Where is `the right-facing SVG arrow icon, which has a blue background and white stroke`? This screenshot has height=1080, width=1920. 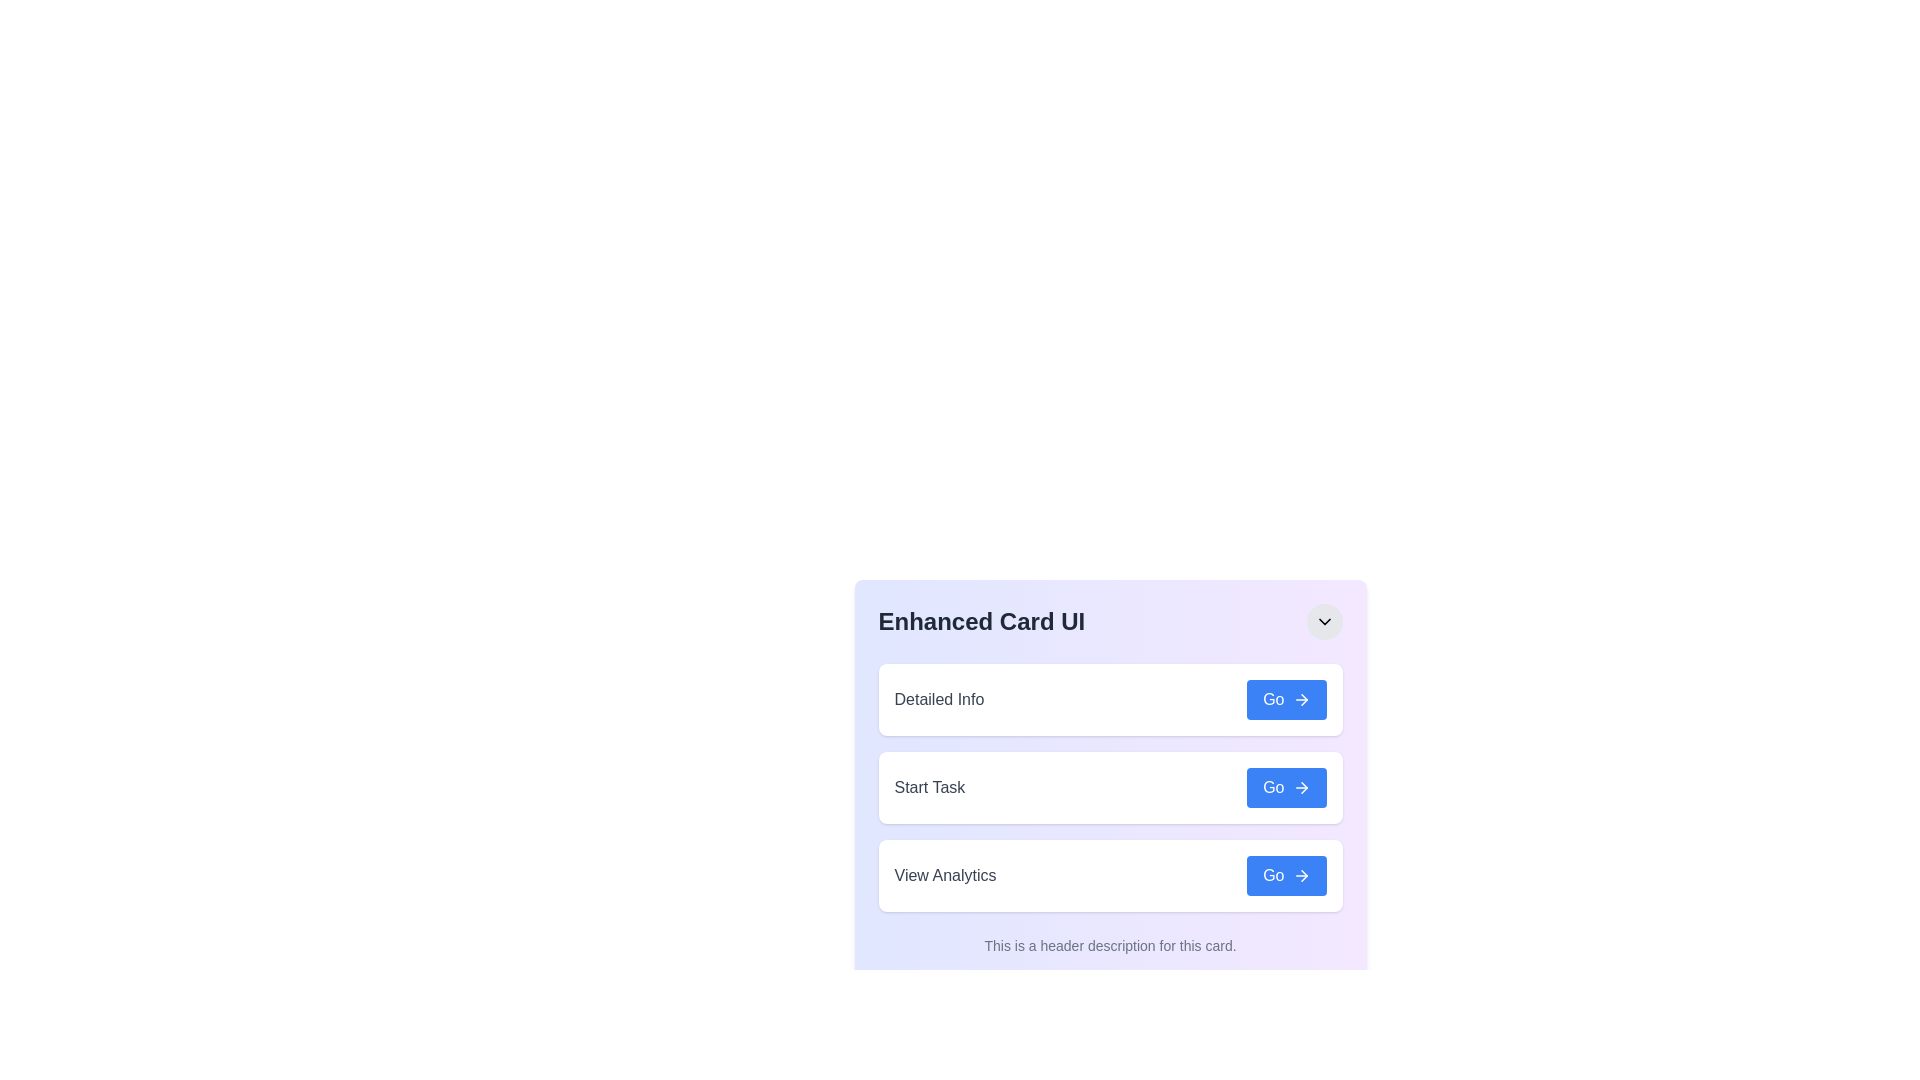 the right-facing SVG arrow icon, which has a blue background and white stroke is located at coordinates (1301, 698).